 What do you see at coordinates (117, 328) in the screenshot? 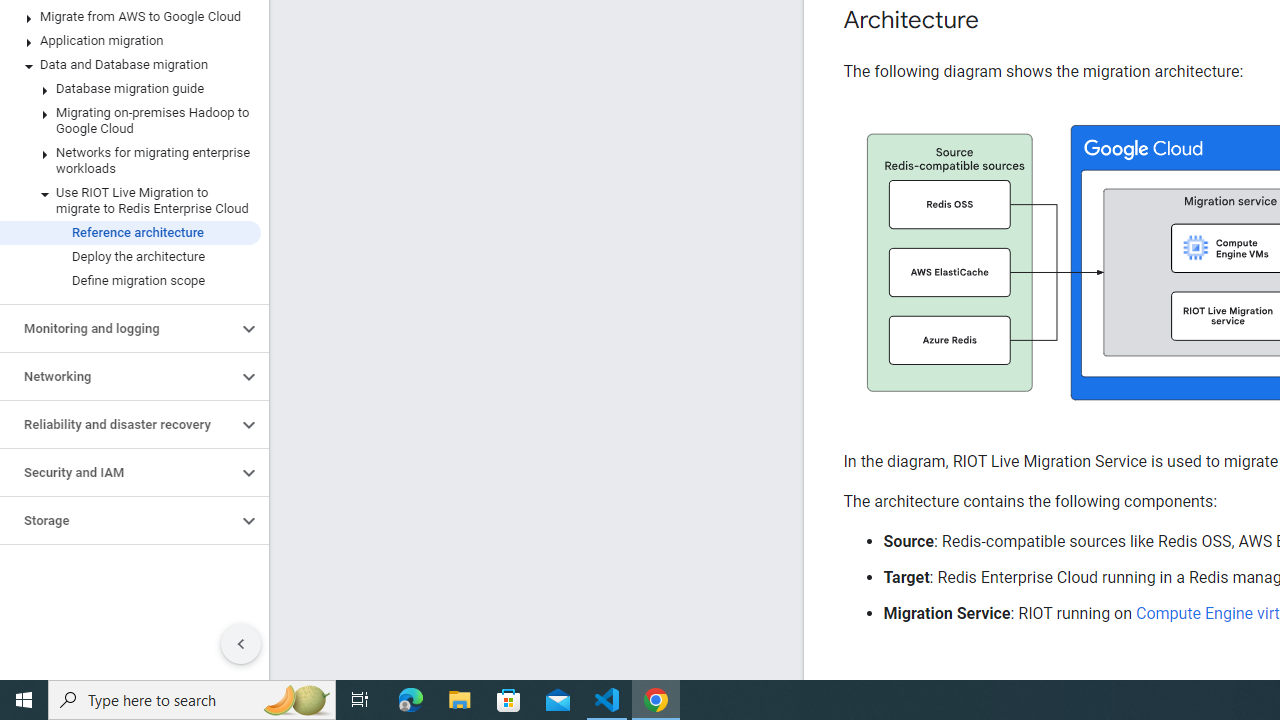
I see `'Monitoring and logging'` at bounding box center [117, 328].